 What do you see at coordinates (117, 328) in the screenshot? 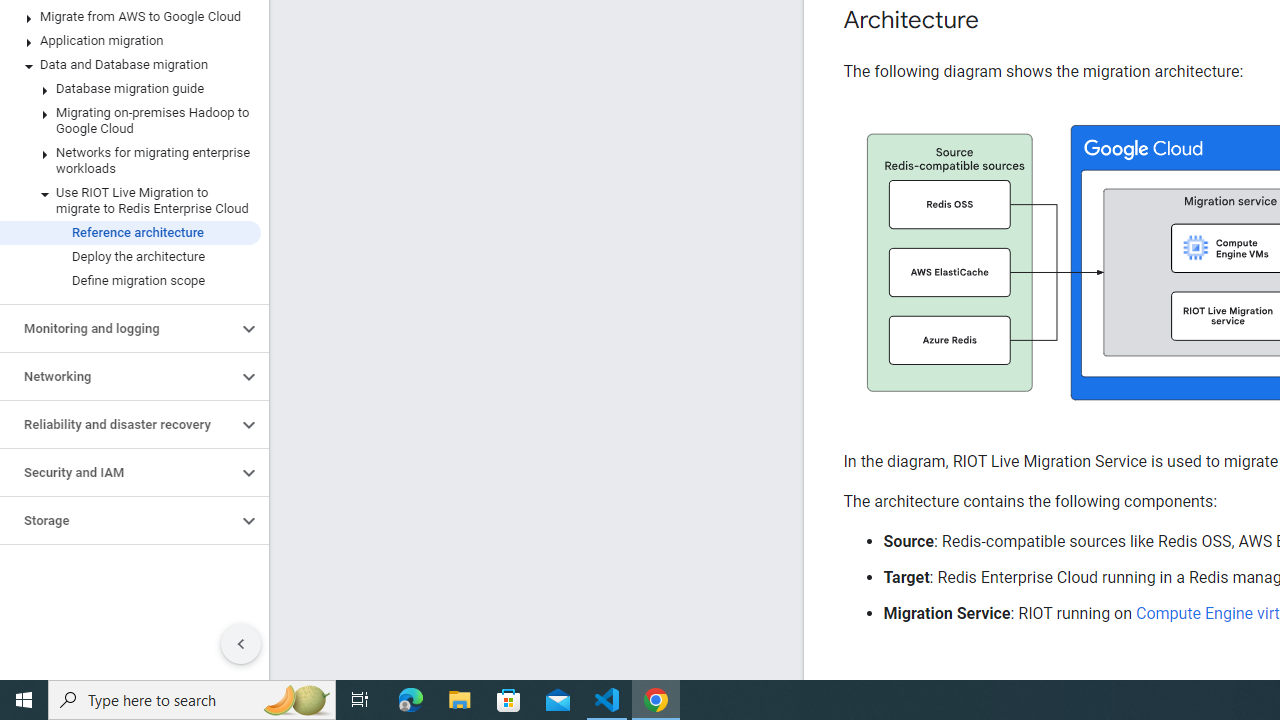
I see `'Monitoring and logging'` at bounding box center [117, 328].